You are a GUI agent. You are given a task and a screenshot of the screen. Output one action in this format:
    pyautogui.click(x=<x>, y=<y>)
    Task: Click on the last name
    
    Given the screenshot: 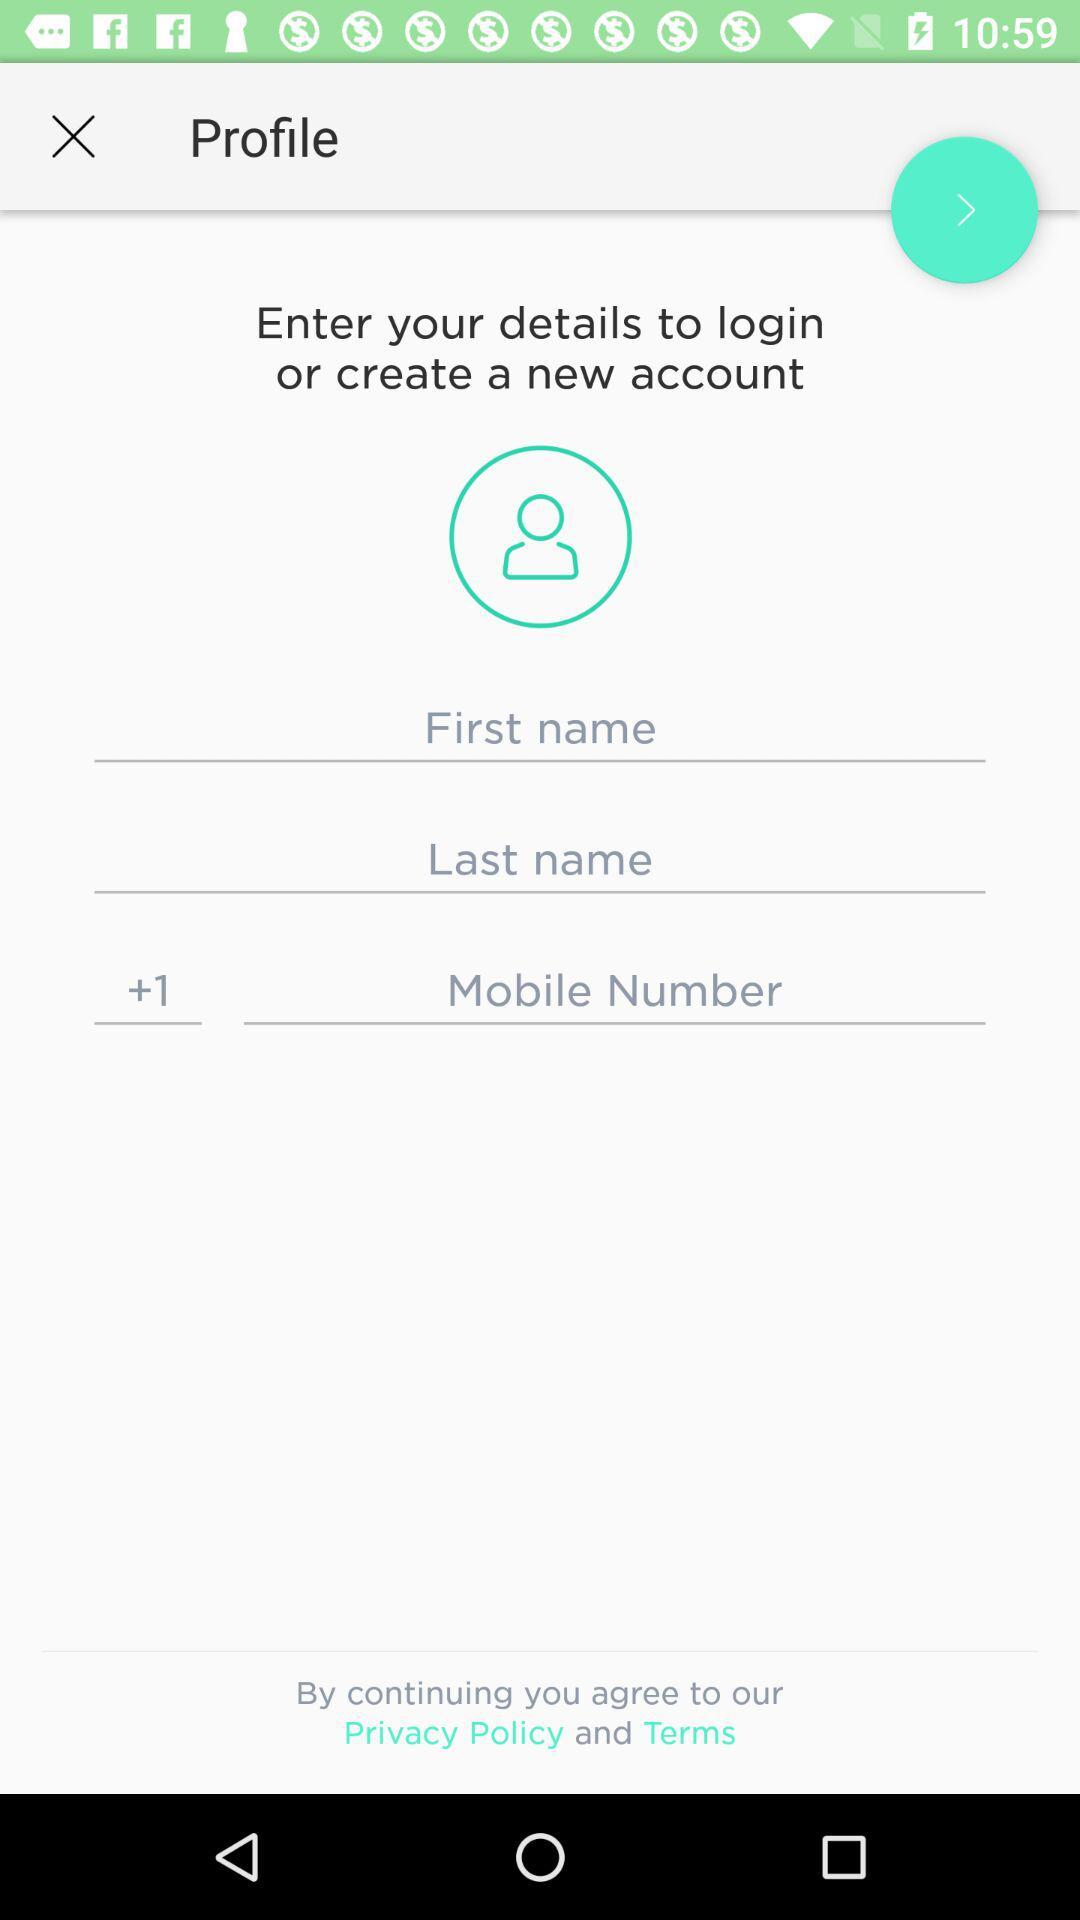 What is the action you would take?
    pyautogui.click(x=540, y=859)
    